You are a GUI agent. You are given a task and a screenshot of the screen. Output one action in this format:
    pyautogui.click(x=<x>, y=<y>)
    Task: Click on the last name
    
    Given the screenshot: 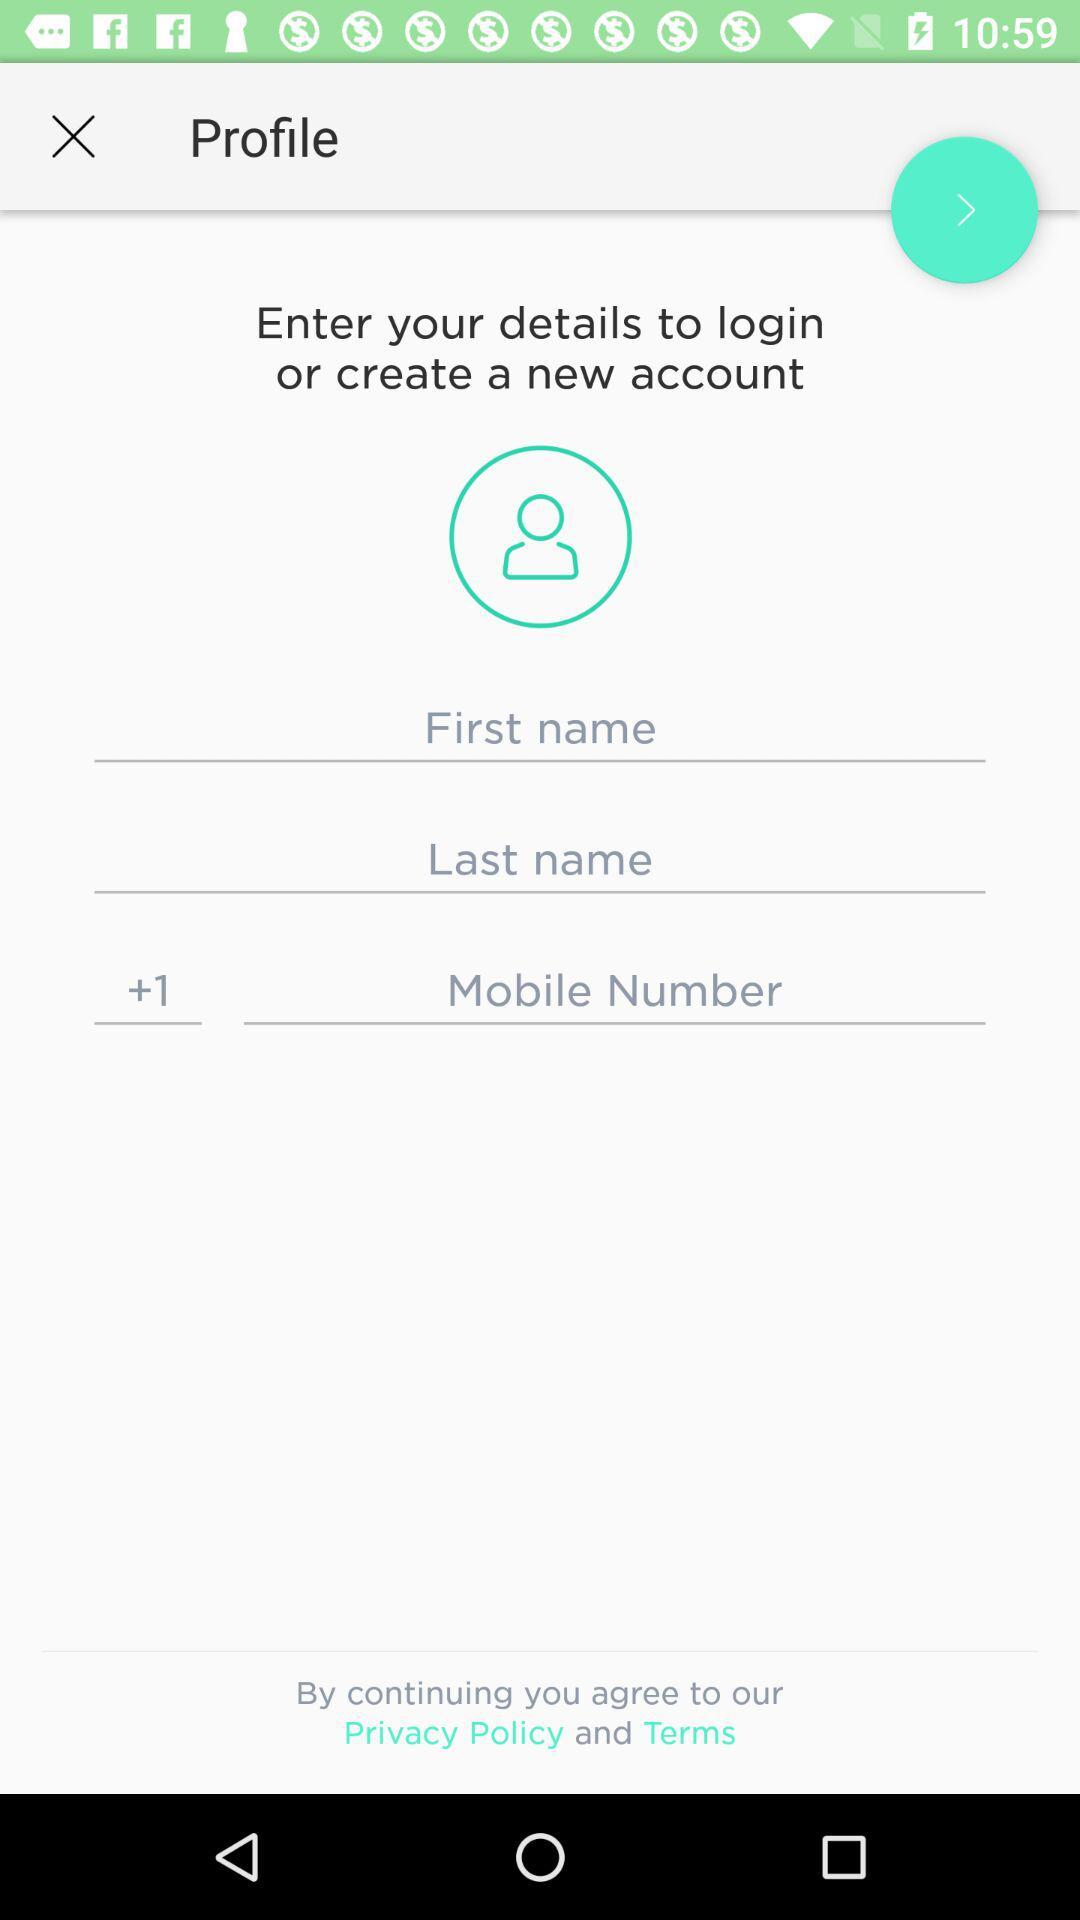 What is the action you would take?
    pyautogui.click(x=540, y=859)
    